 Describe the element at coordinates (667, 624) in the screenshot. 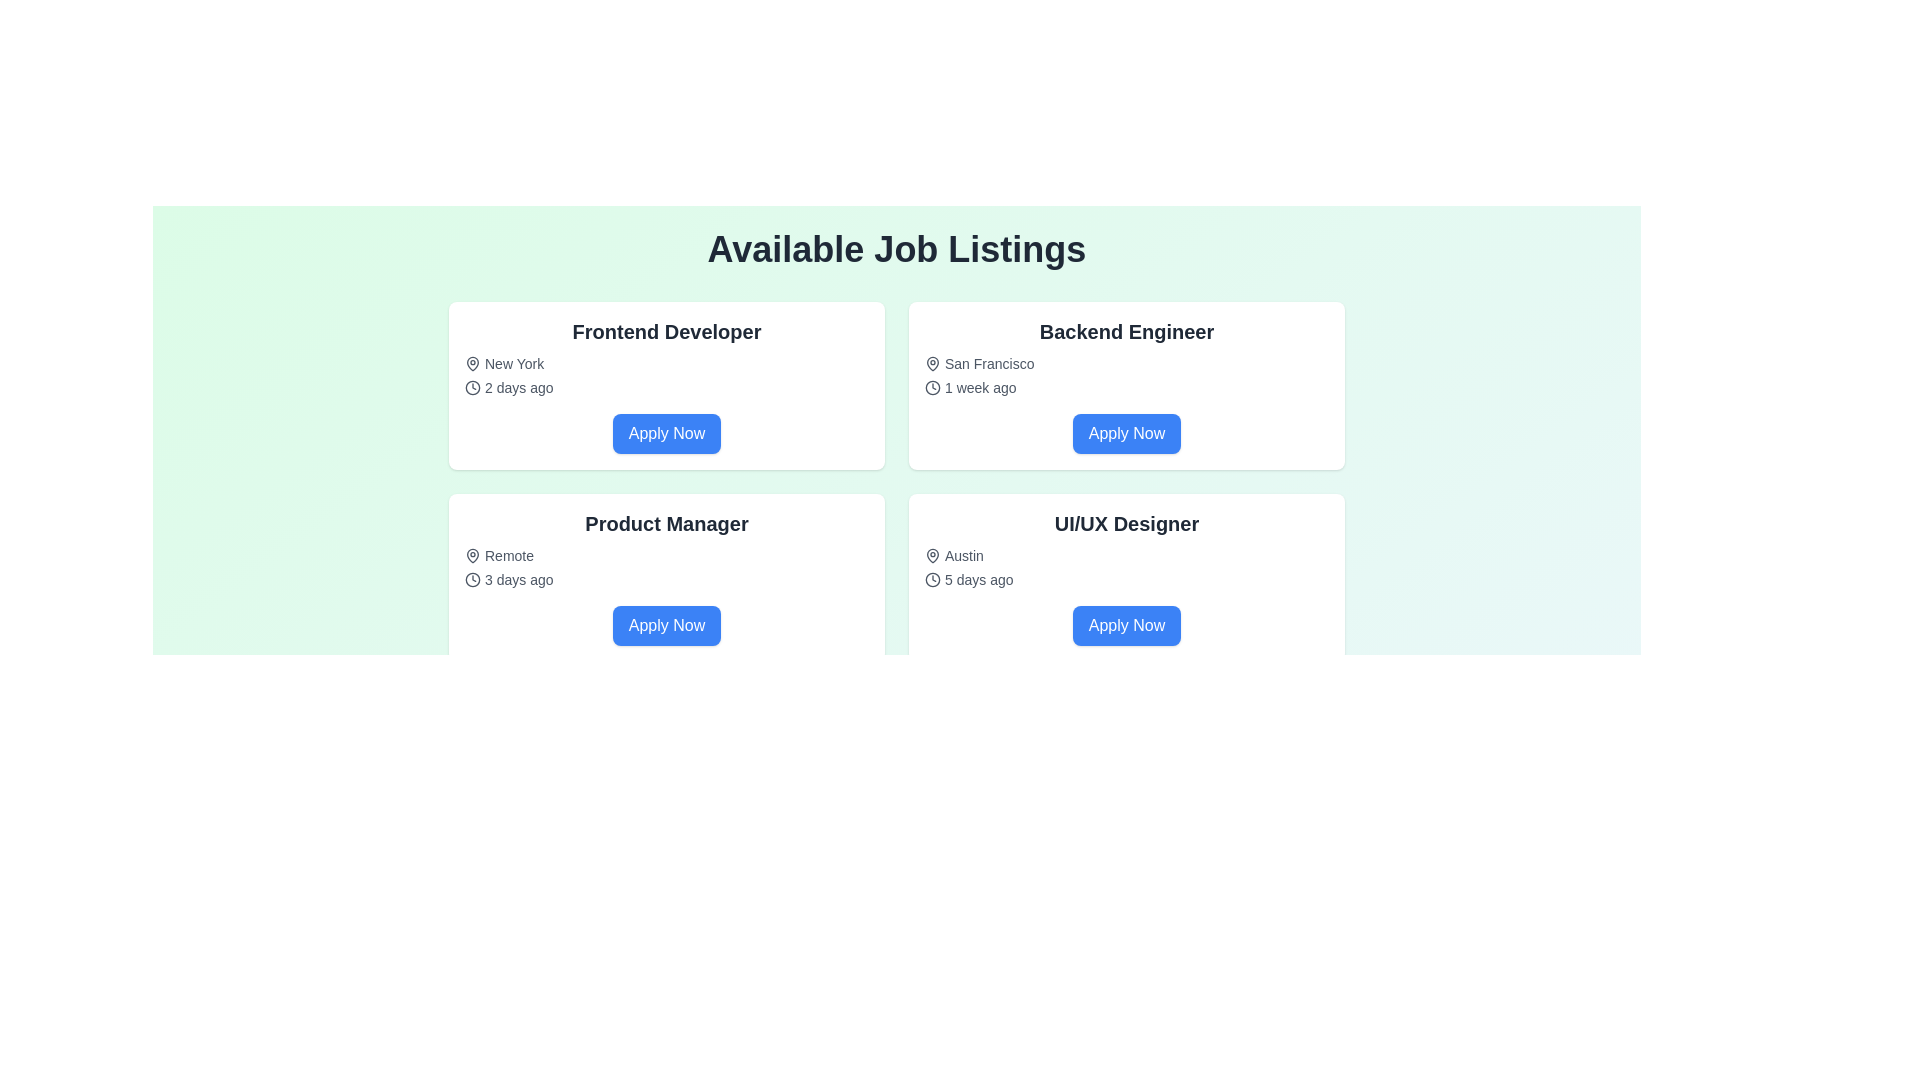

I see `the rectangular 'Apply Now' button with a blue background and white text located within the 'Product Manager' job listing card` at that location.